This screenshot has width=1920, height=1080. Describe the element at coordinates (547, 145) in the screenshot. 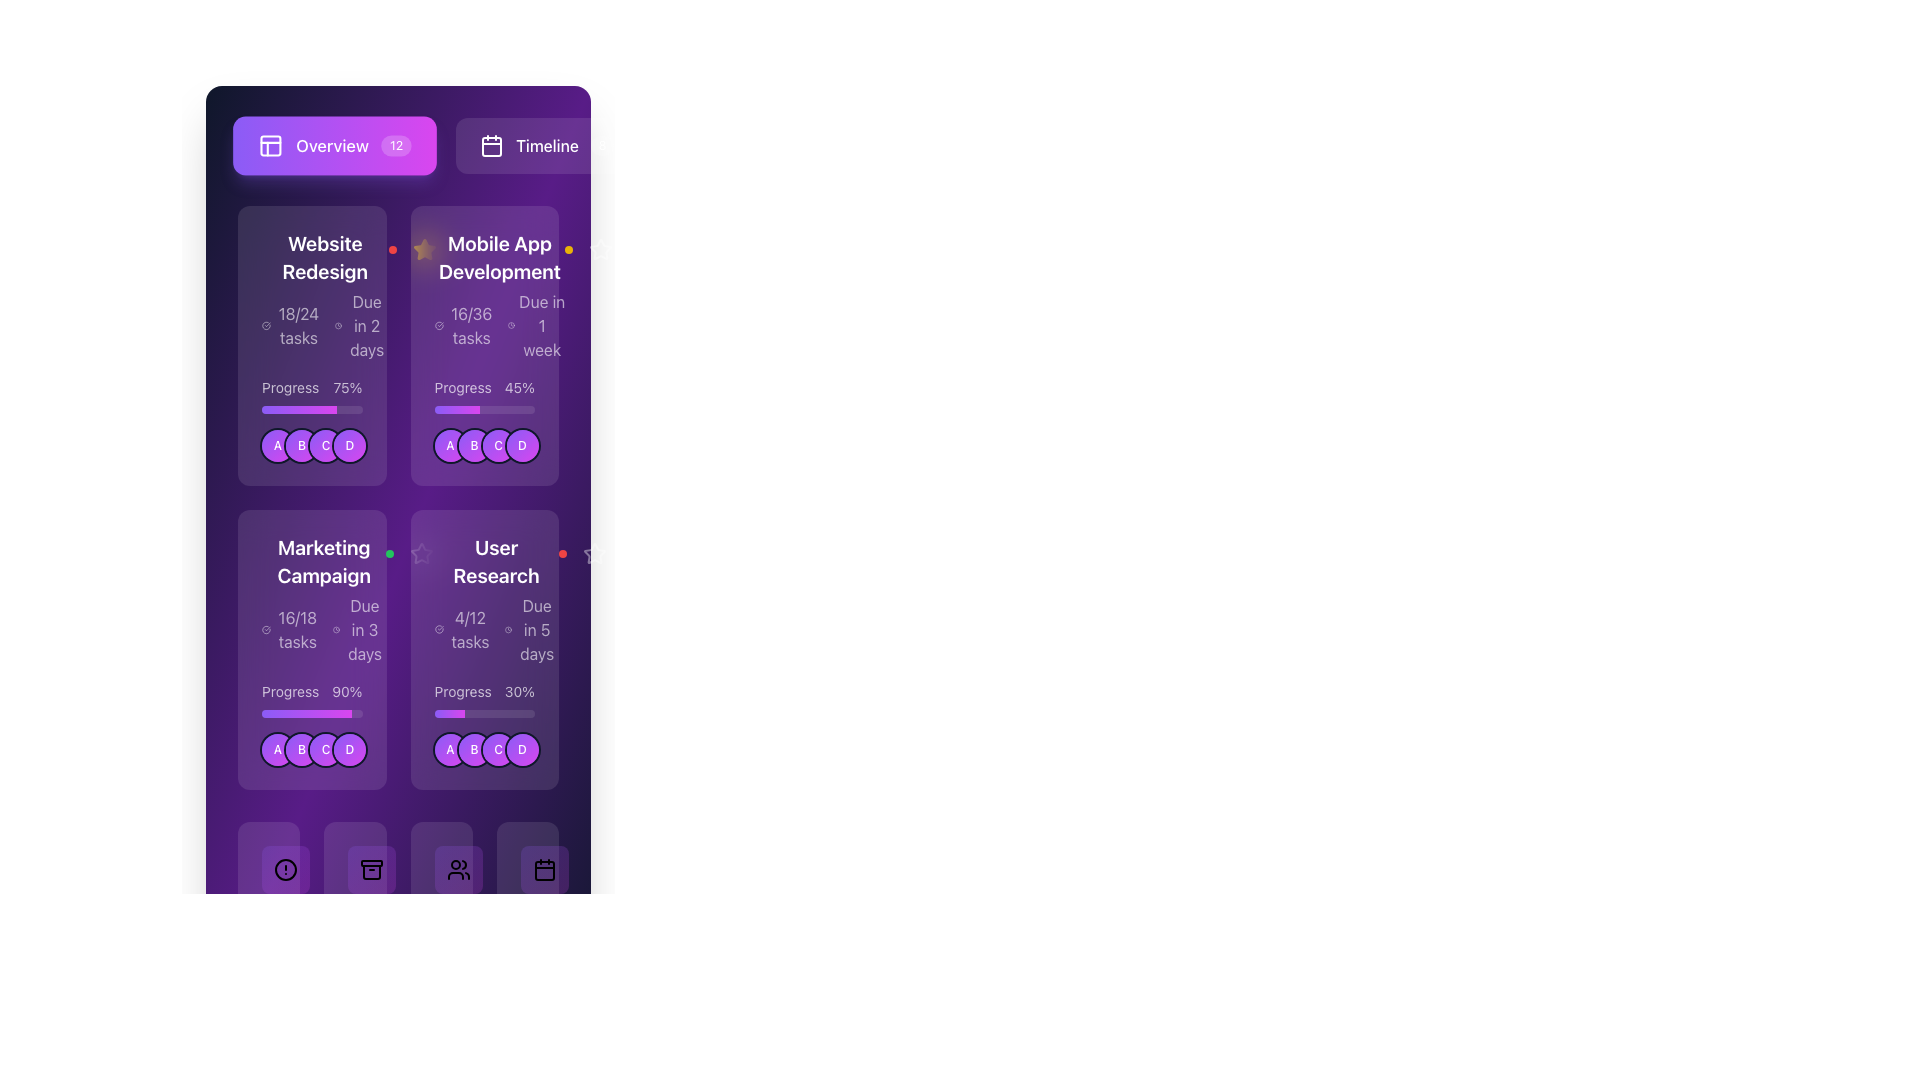

I see `the 'Timeline' text label in the top-right corner of the navigation bar` at that location.